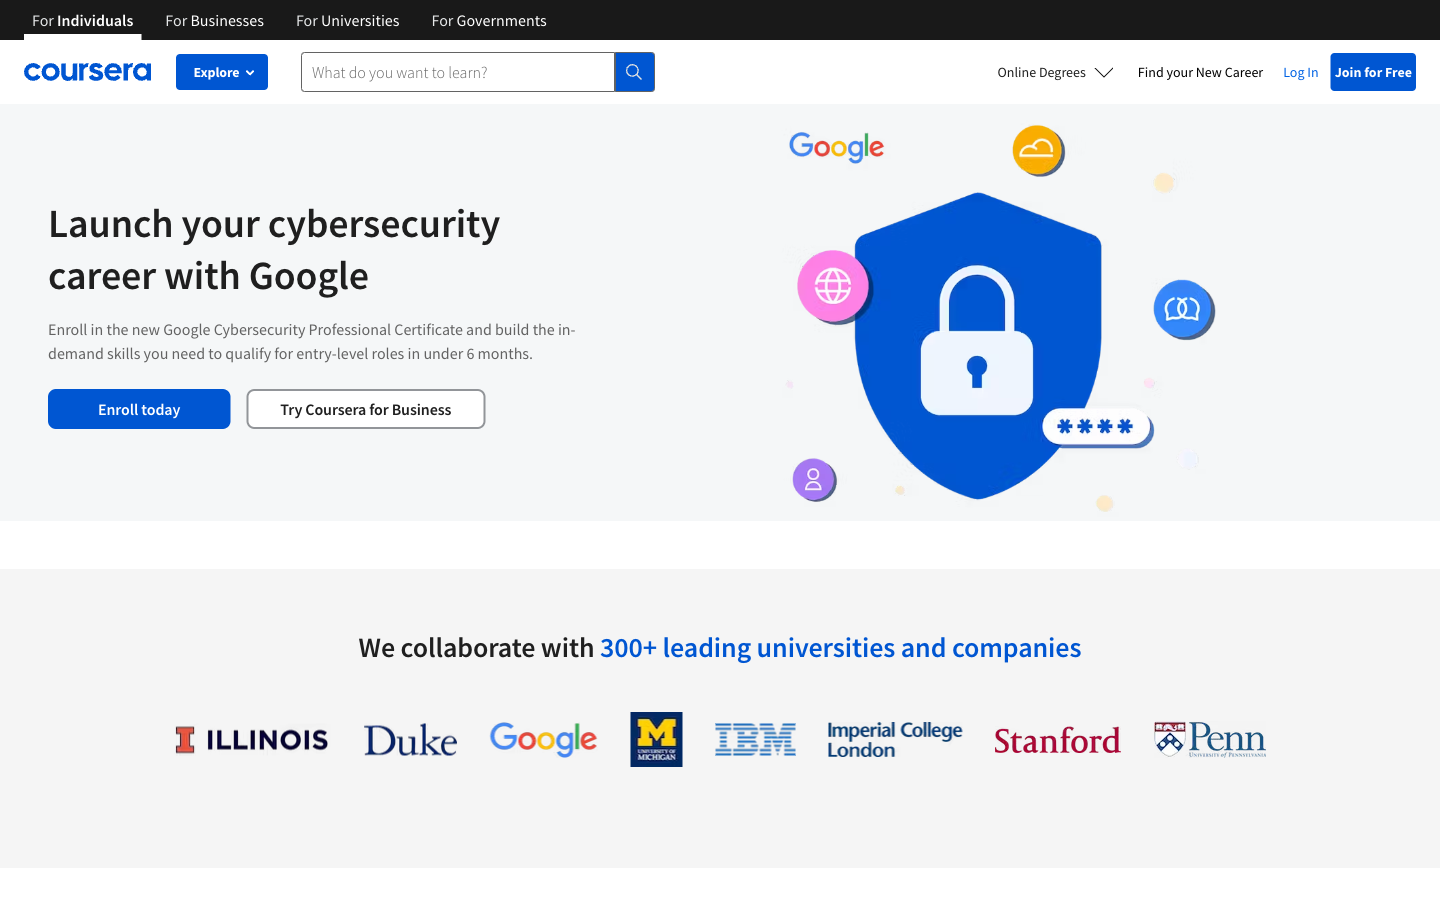 Image resolution: width=1440 pixels, height=900 pixels. Describe the element at coordinates (214, 18) in the screenshot. I see `See Coursera for Business` at that location.